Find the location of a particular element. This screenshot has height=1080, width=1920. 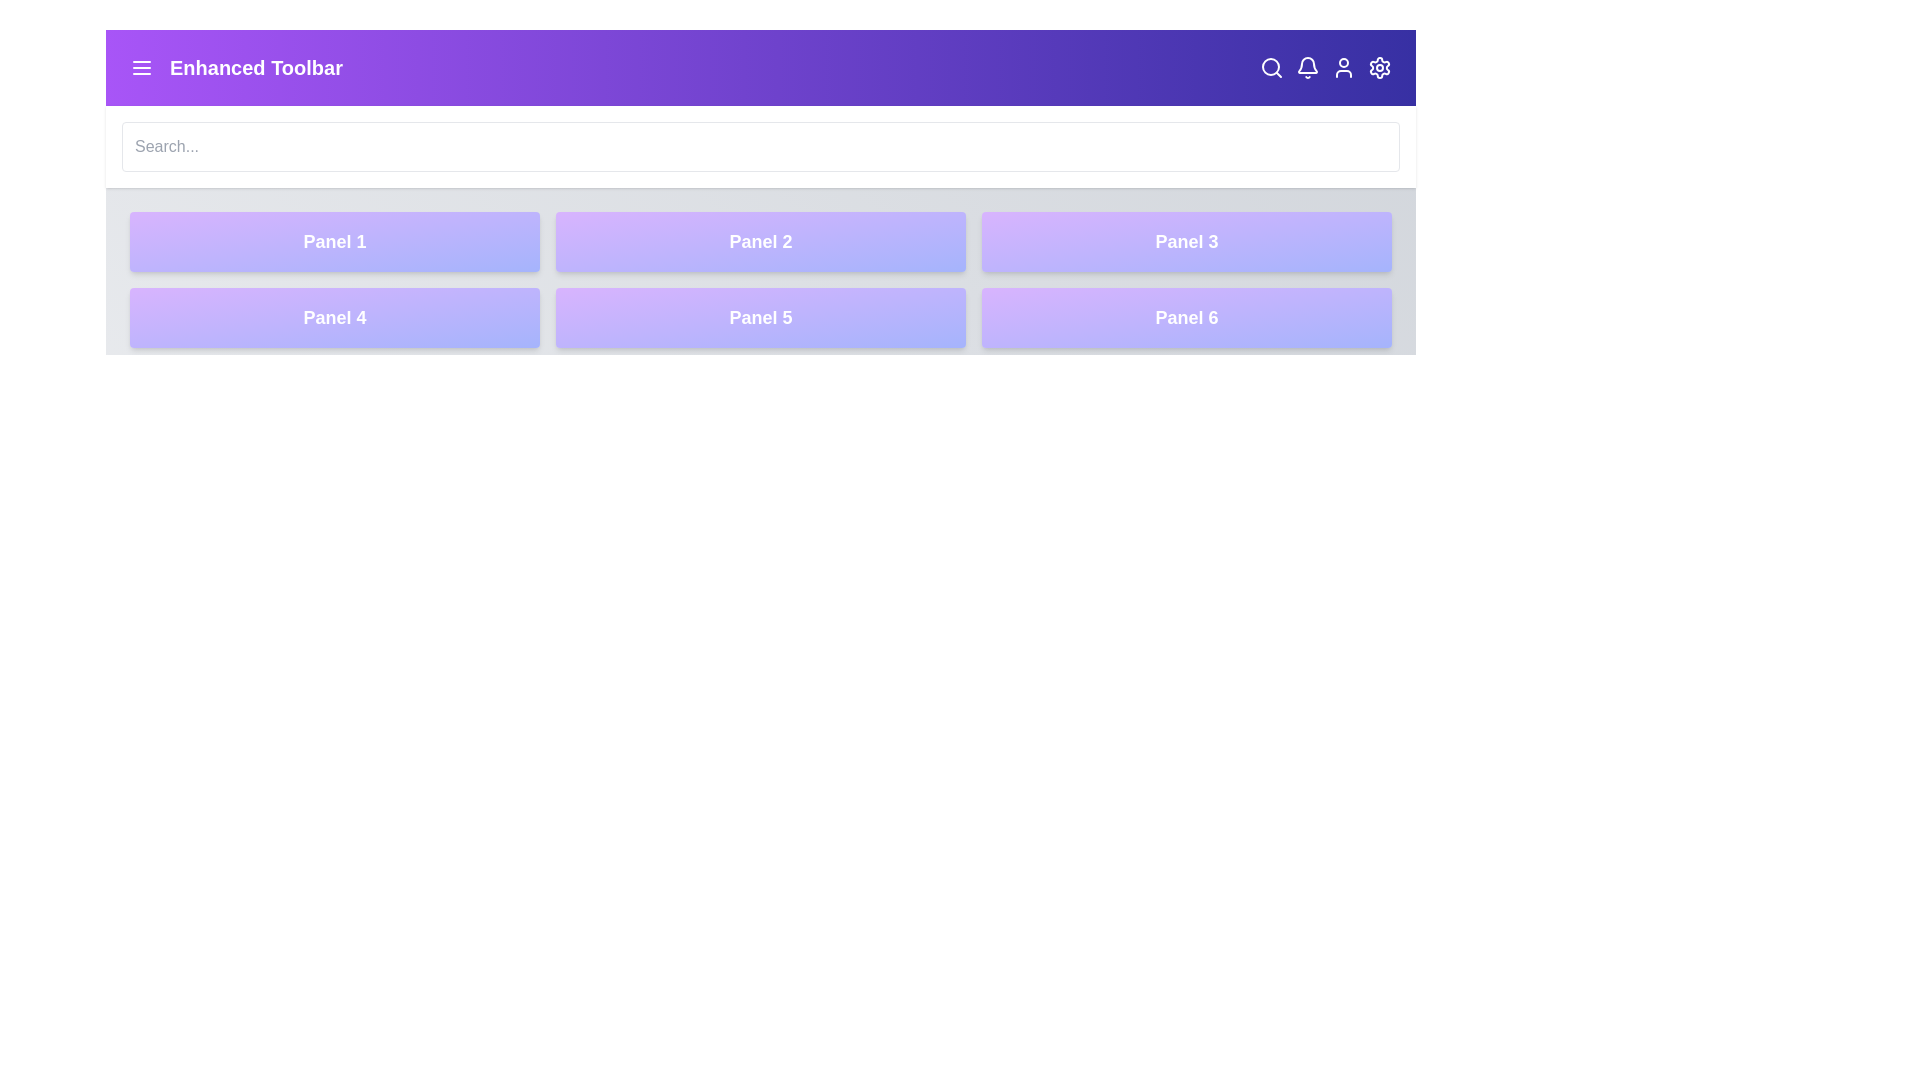

the search bar and type 'search text' is located at coordinates (760, 145).